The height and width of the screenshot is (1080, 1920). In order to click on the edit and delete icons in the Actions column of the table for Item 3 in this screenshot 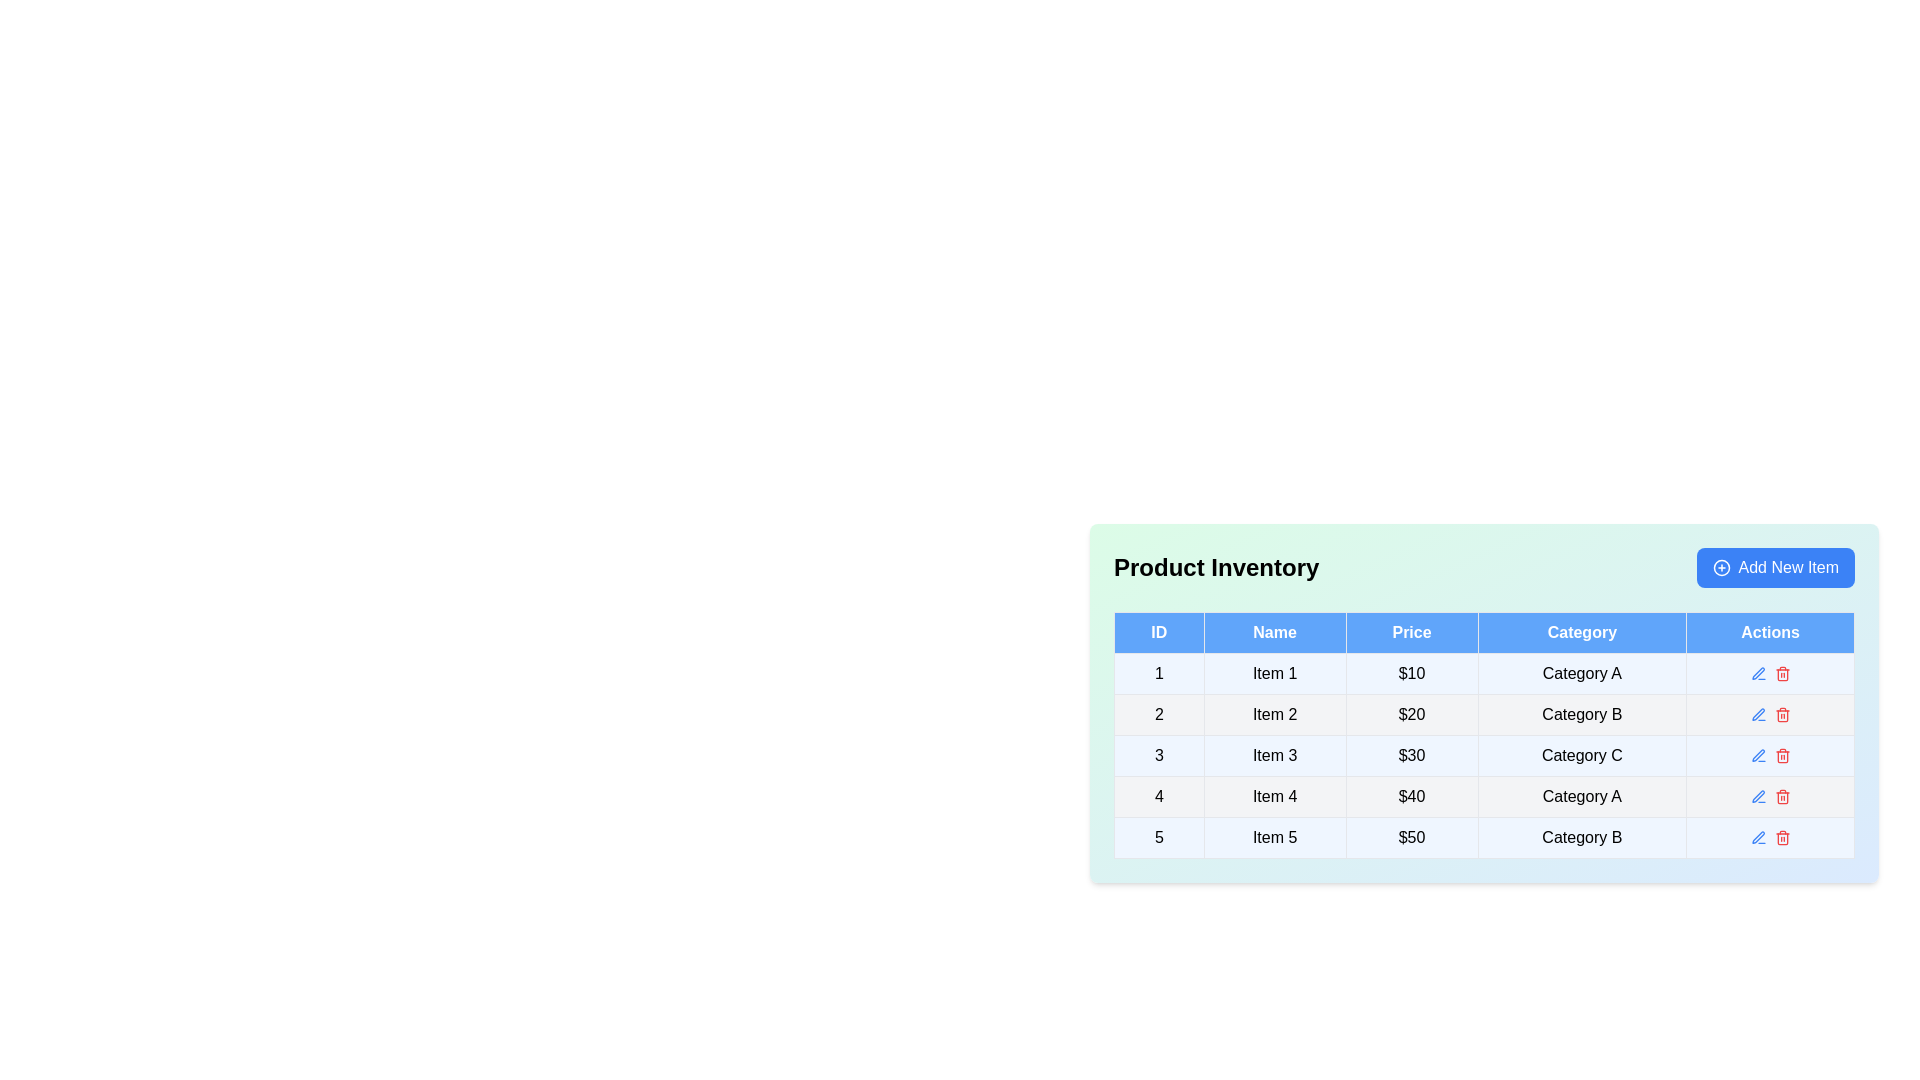, I will do `click(1770, 756)`.